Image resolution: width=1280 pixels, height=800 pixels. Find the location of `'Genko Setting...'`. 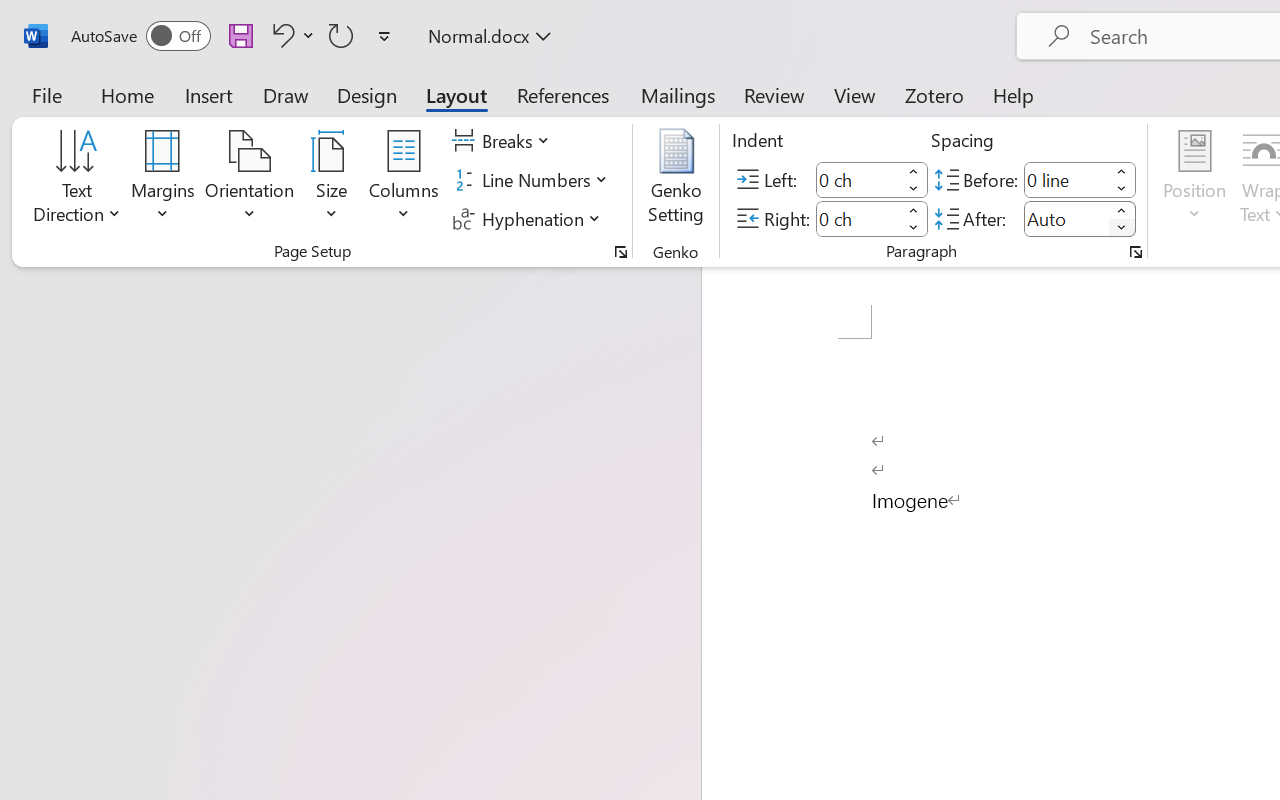

'Genko Setting...' is located at coordinates (676, 179).